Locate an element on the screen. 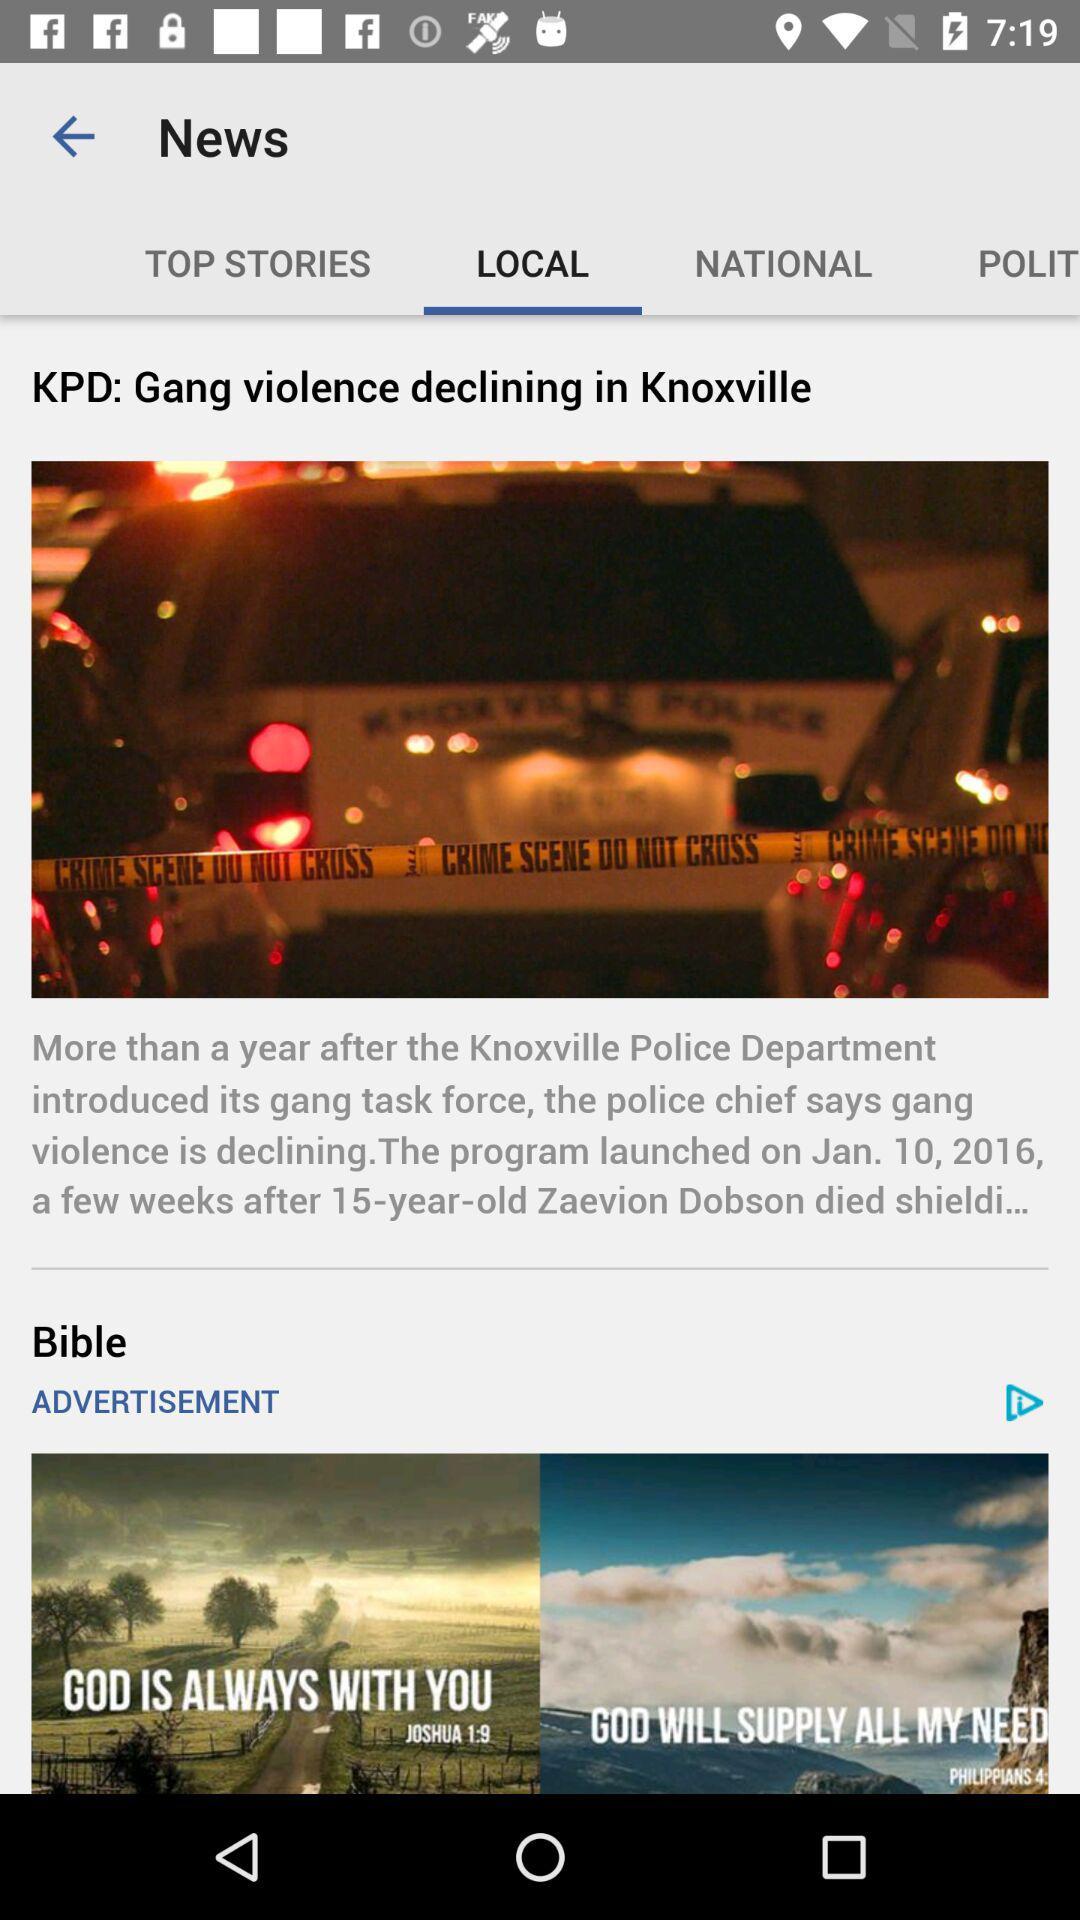 The image size is (1080, 1920). icon to the left of the news app is located at coordinates (72, 135).